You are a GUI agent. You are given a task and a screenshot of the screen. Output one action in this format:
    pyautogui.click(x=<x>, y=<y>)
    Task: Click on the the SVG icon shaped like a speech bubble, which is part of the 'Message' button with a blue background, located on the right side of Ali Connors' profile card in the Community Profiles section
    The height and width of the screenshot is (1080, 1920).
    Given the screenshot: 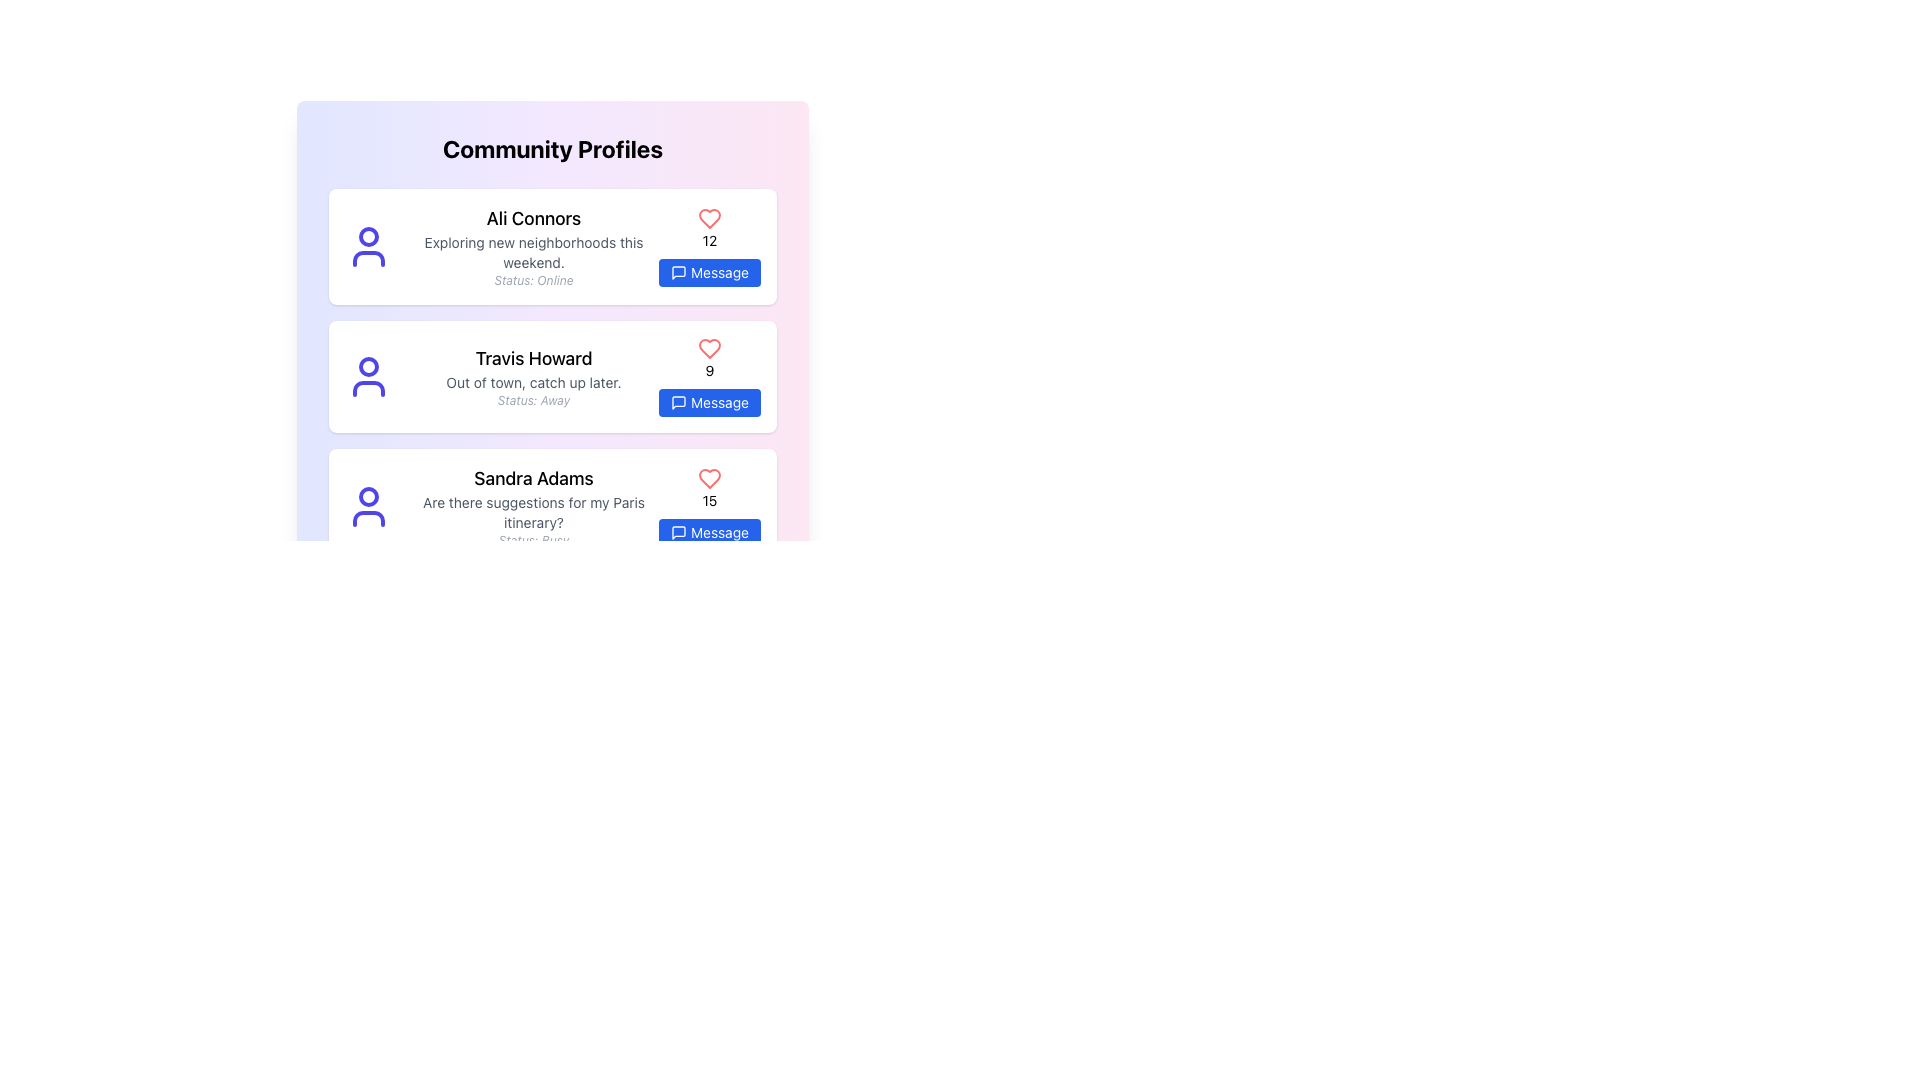 What is the action you would take?
    pyautogui.click(x=679, y=273)
    